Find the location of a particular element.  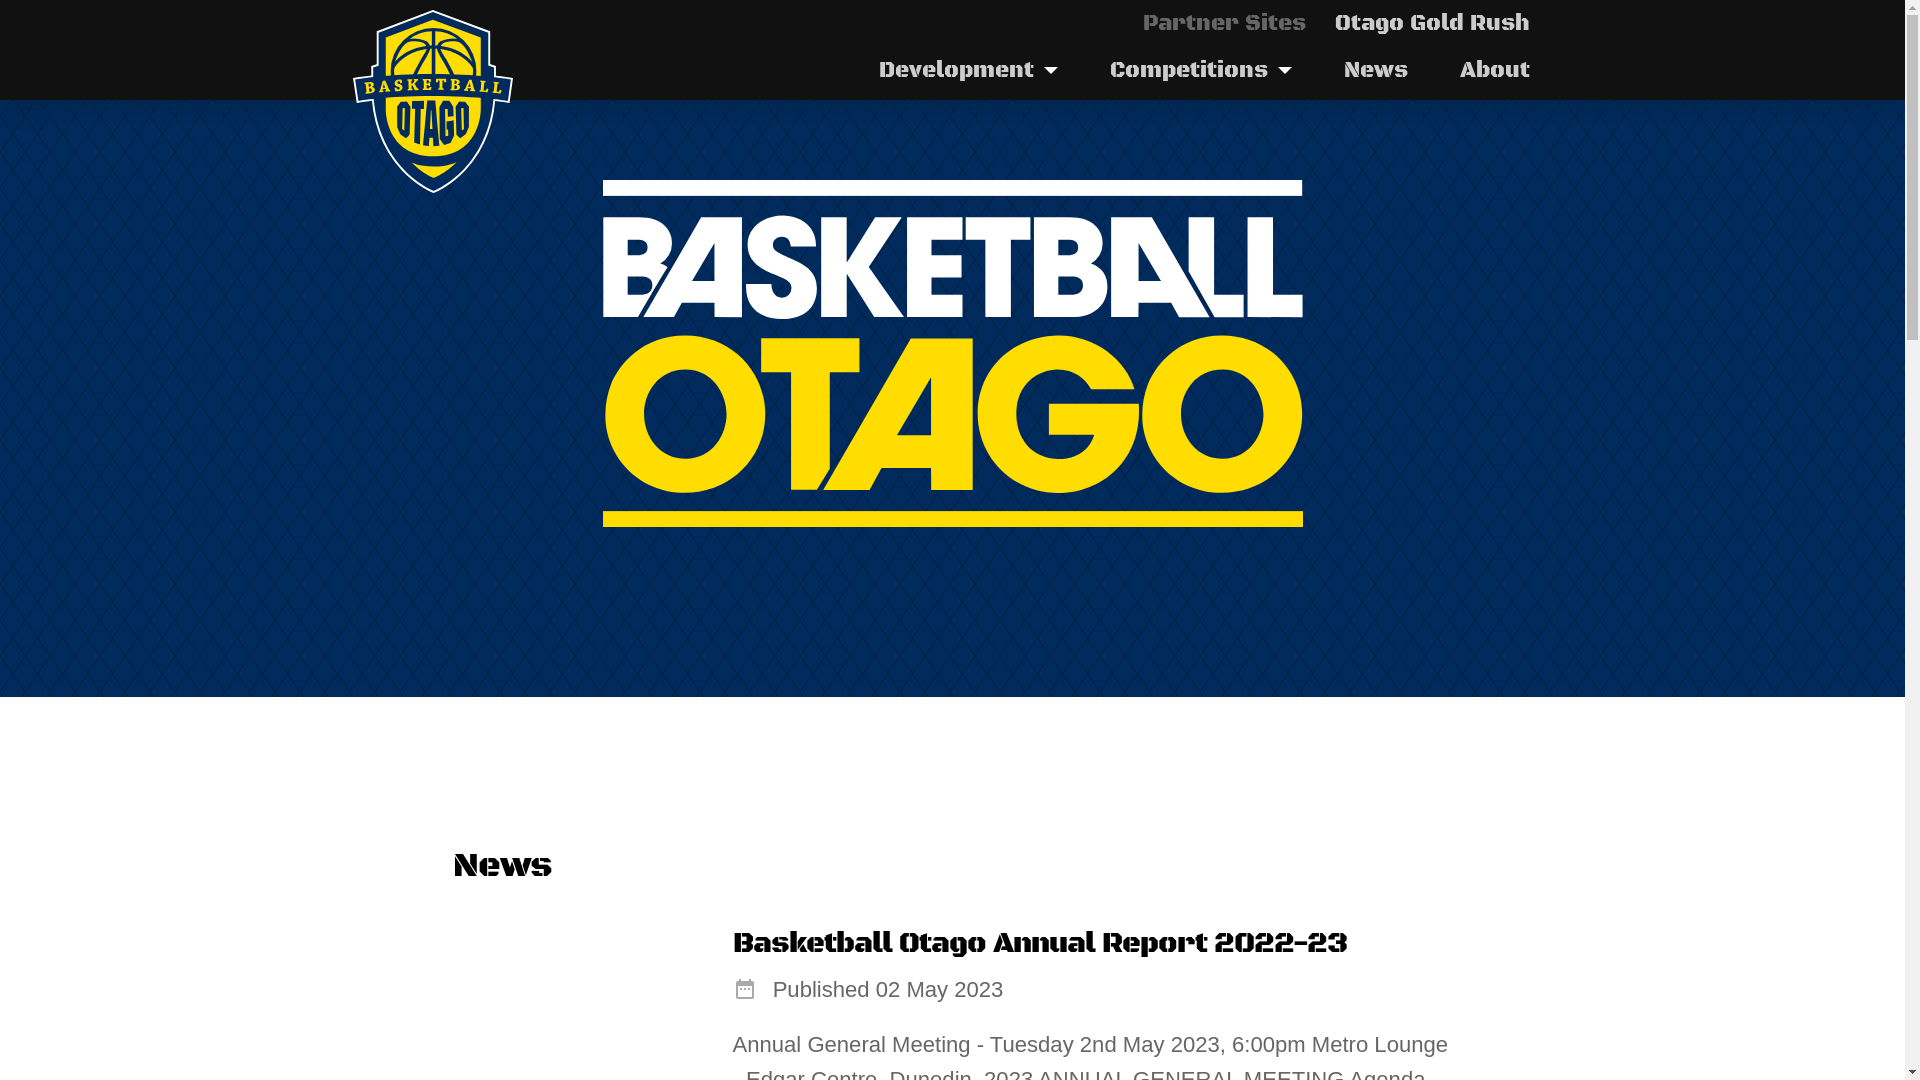

'Basketball Otago Annual Report 2022-23' is located at coordinates (1038, 944).